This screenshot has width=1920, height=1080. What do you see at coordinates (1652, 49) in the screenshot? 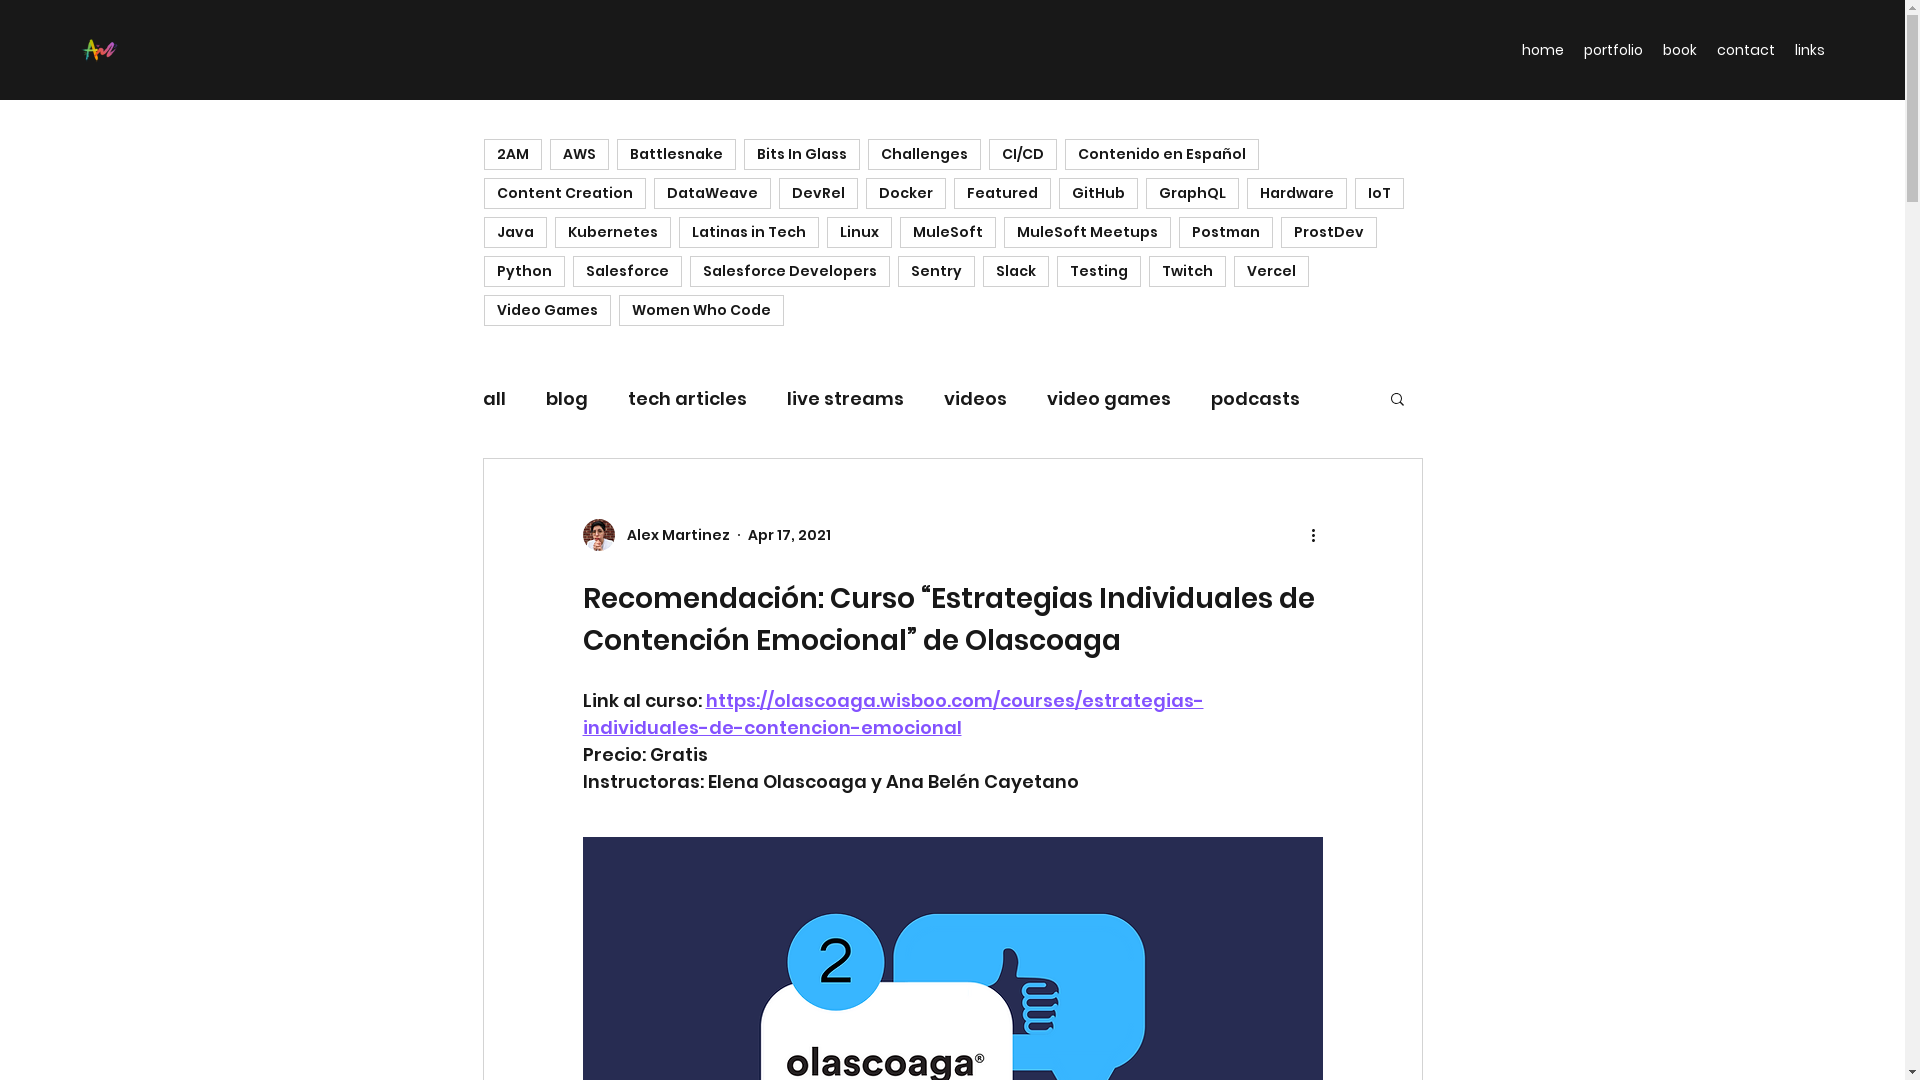
I see `'book'` at bounding box center [1652, 49].